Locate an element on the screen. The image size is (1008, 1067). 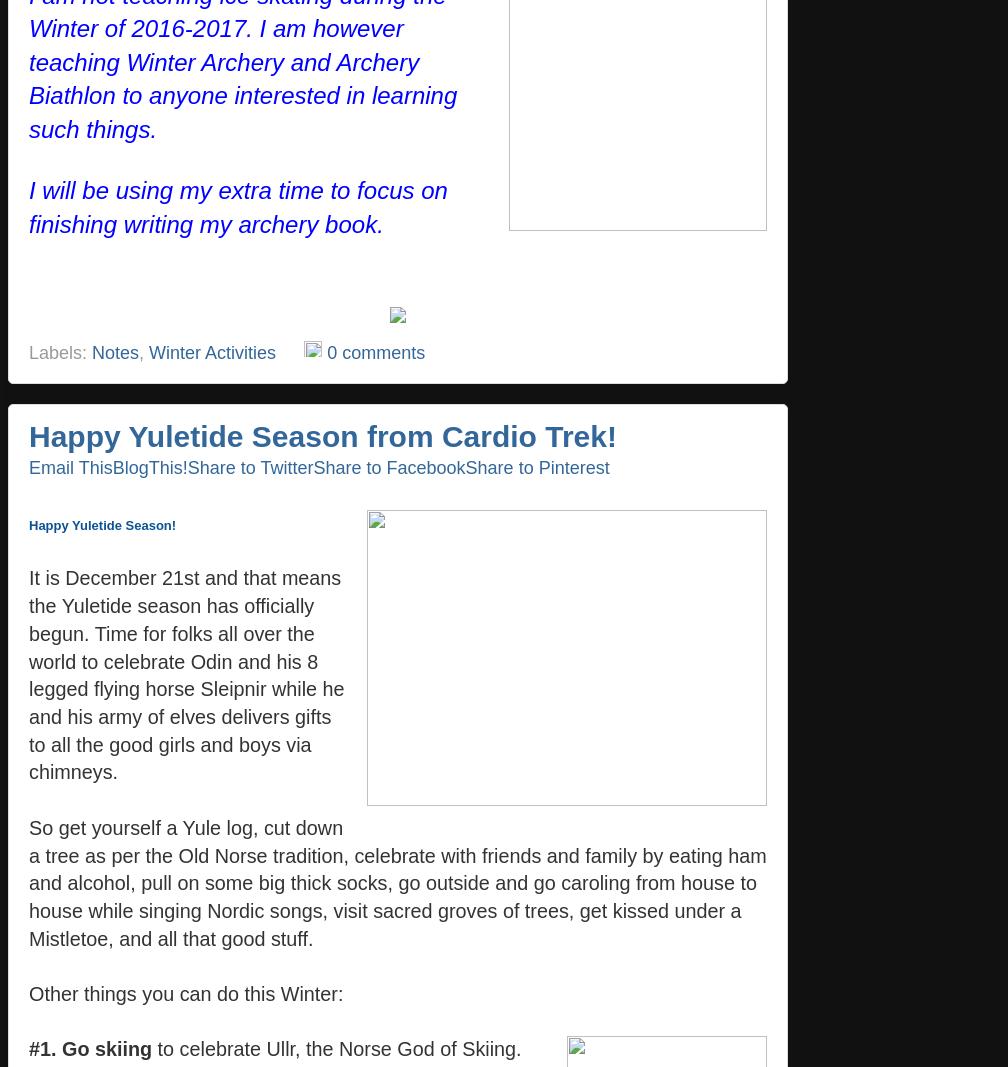
'BlogThis!' is located at coordinates (111, 466).